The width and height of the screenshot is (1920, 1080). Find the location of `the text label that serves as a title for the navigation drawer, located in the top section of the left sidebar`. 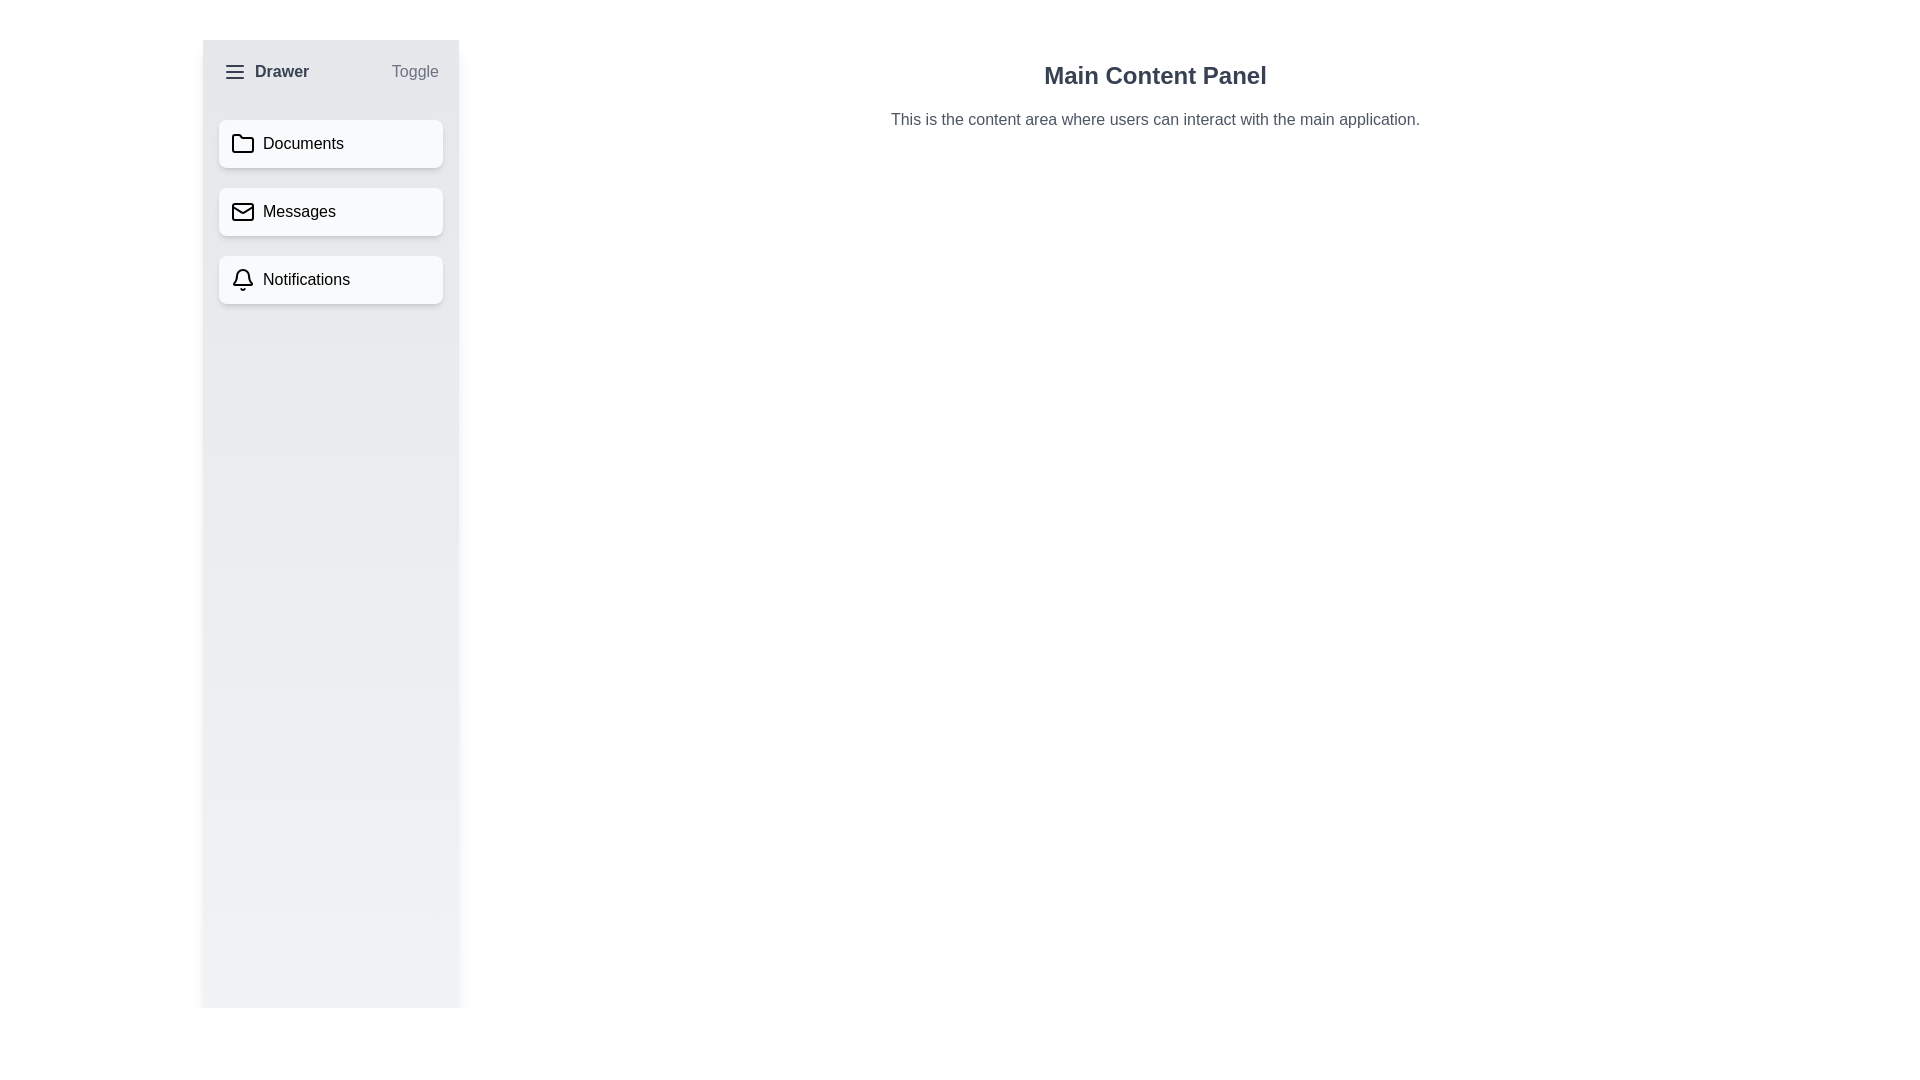

the text label that serves as a title for the navigation drawer, located in the top section of the left sidebar is located at coordinates (281, 71).